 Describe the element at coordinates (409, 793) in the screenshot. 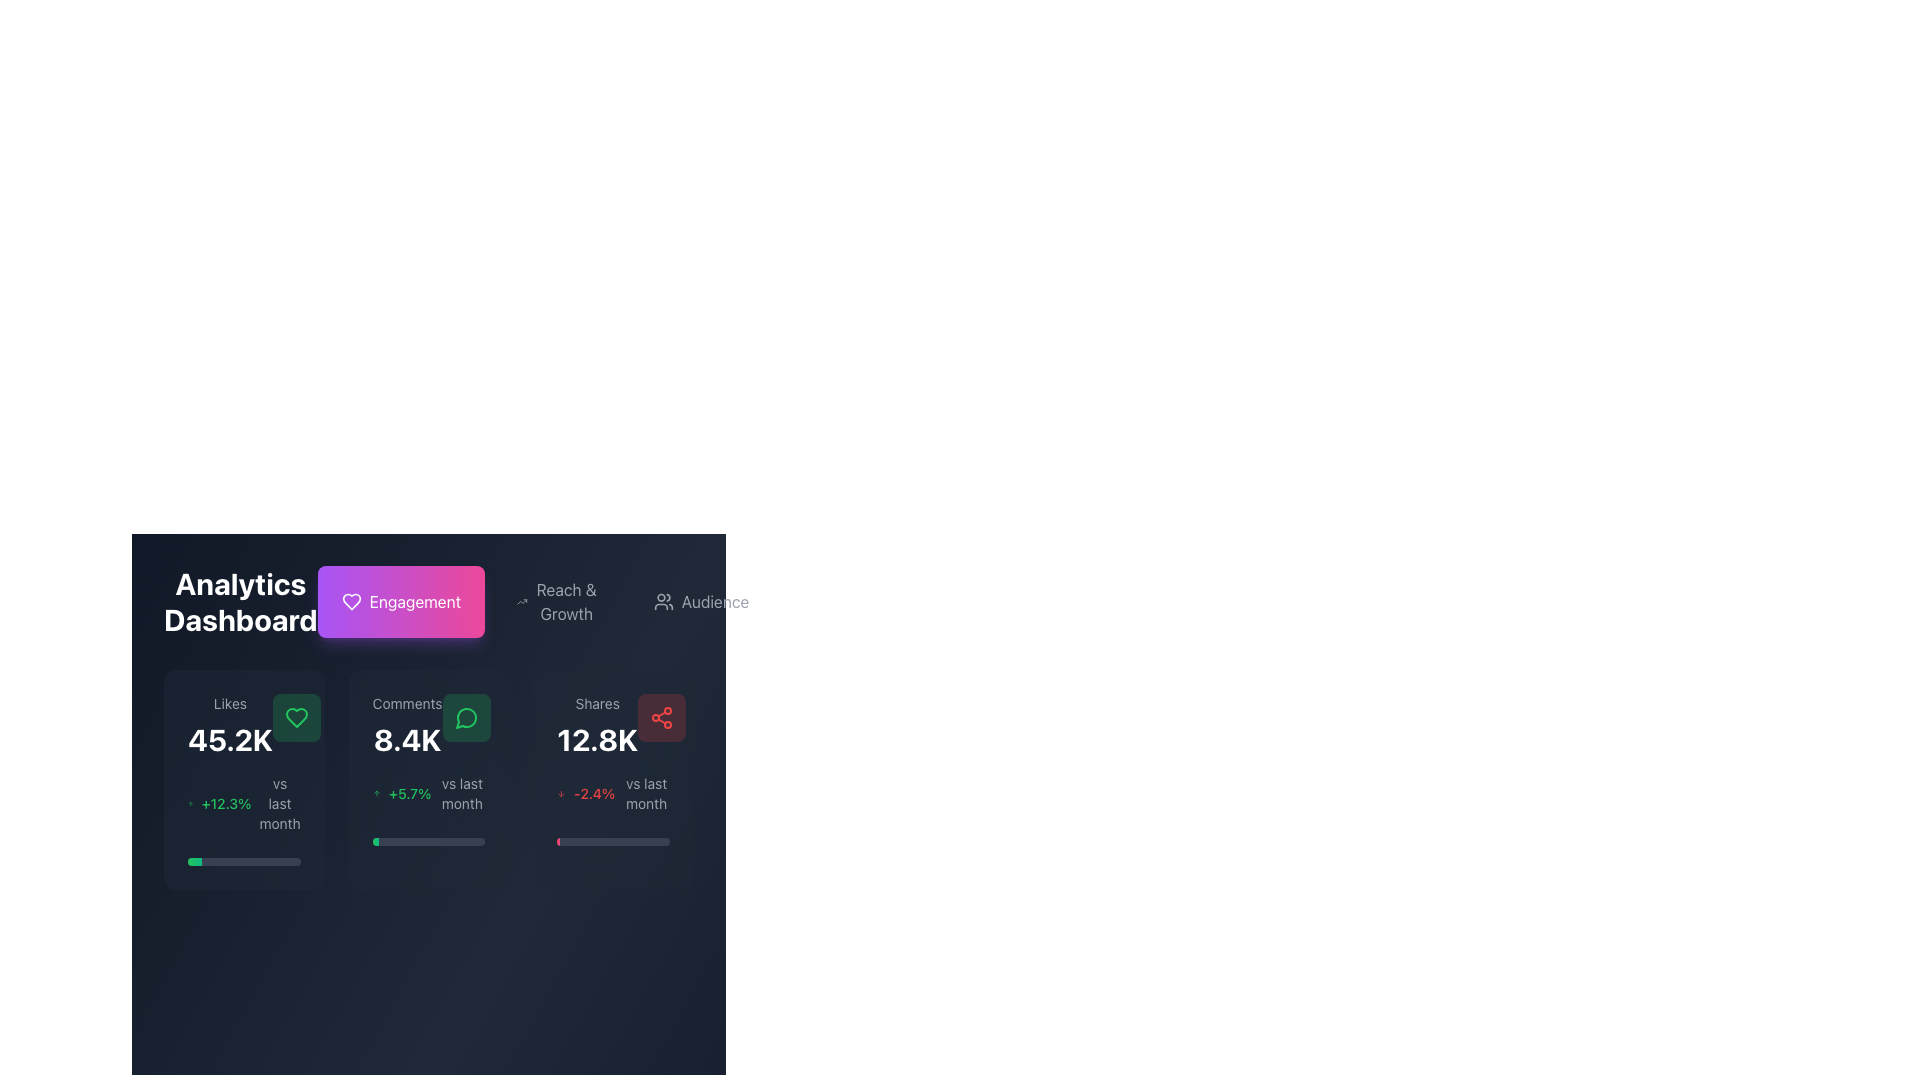

I see `the static text label indicating a 5.7% increase in the 'Comments' section under the 'Engagement' tab` at that location.